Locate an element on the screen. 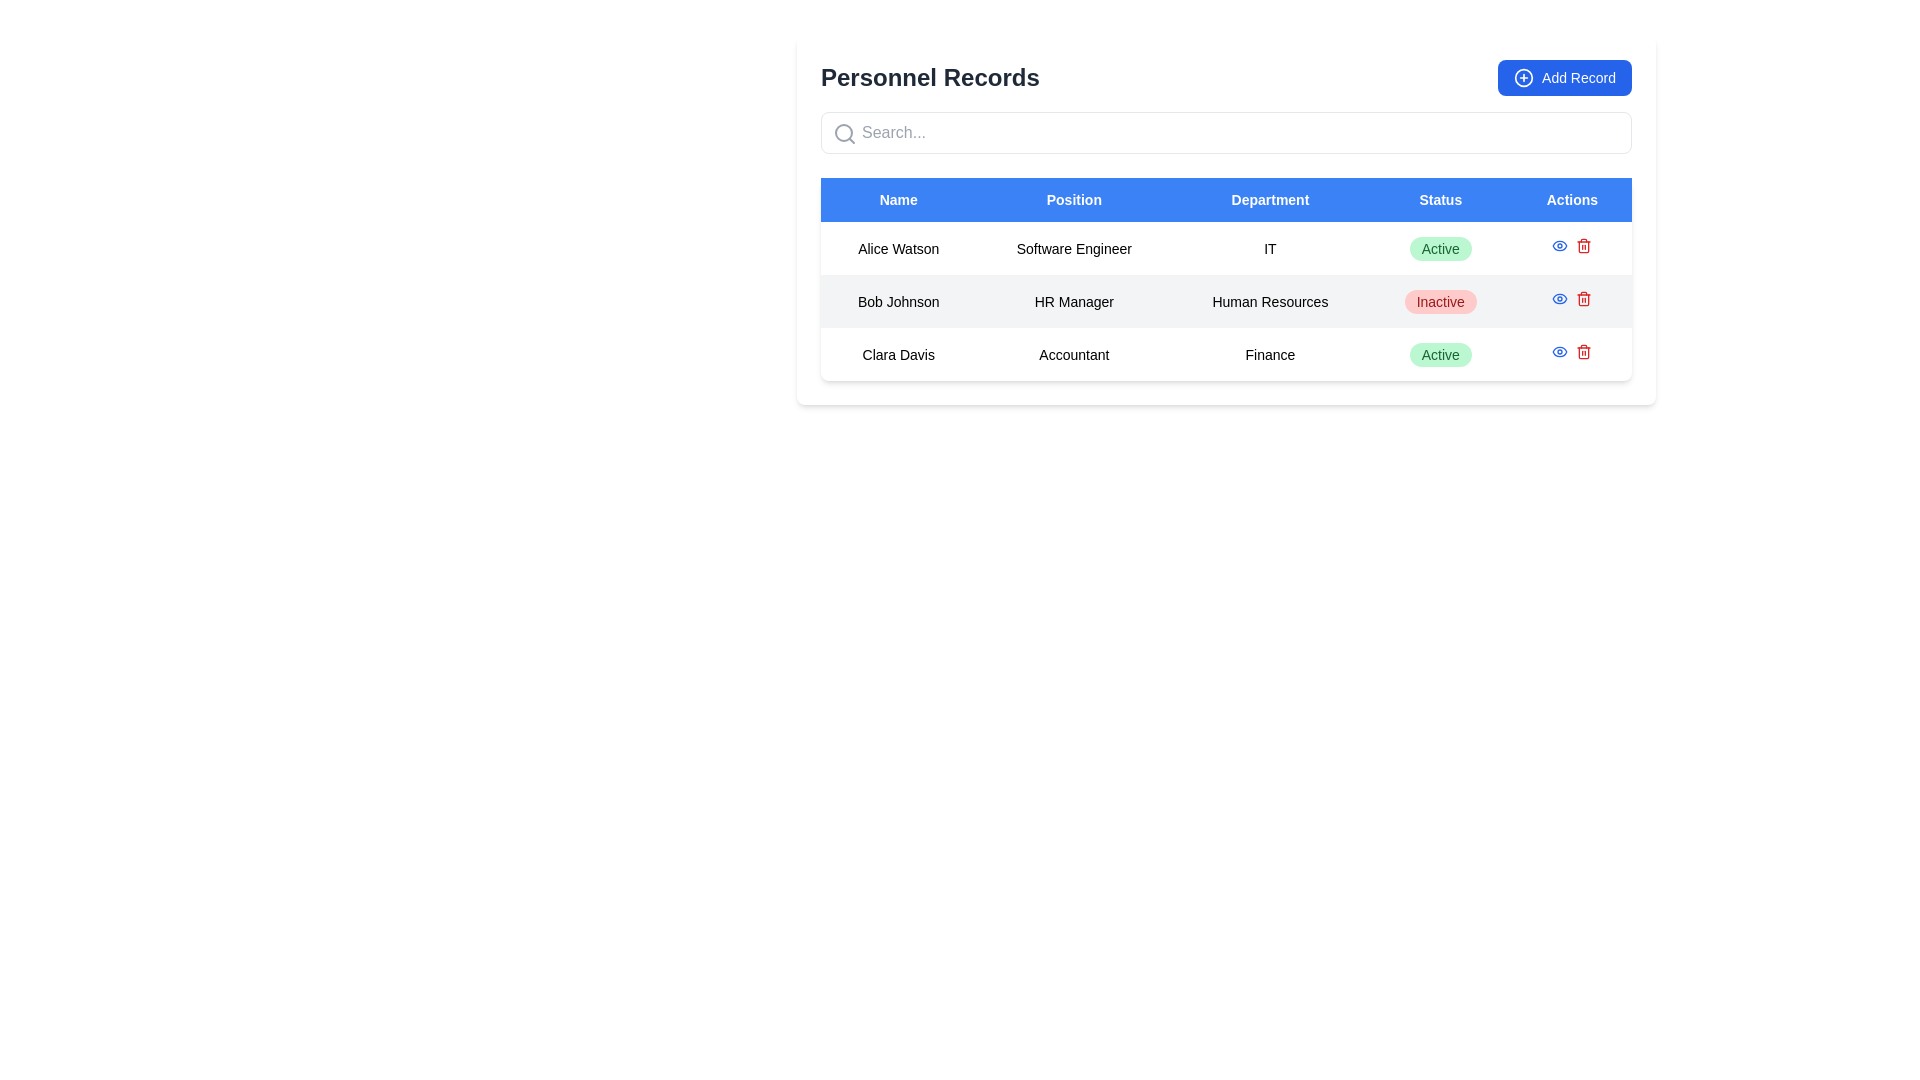 The image size is (1920, 1080). the trash can icon in the Actions column of the second row of the data table to initiate deletion is located at coordinates (1583, 246).